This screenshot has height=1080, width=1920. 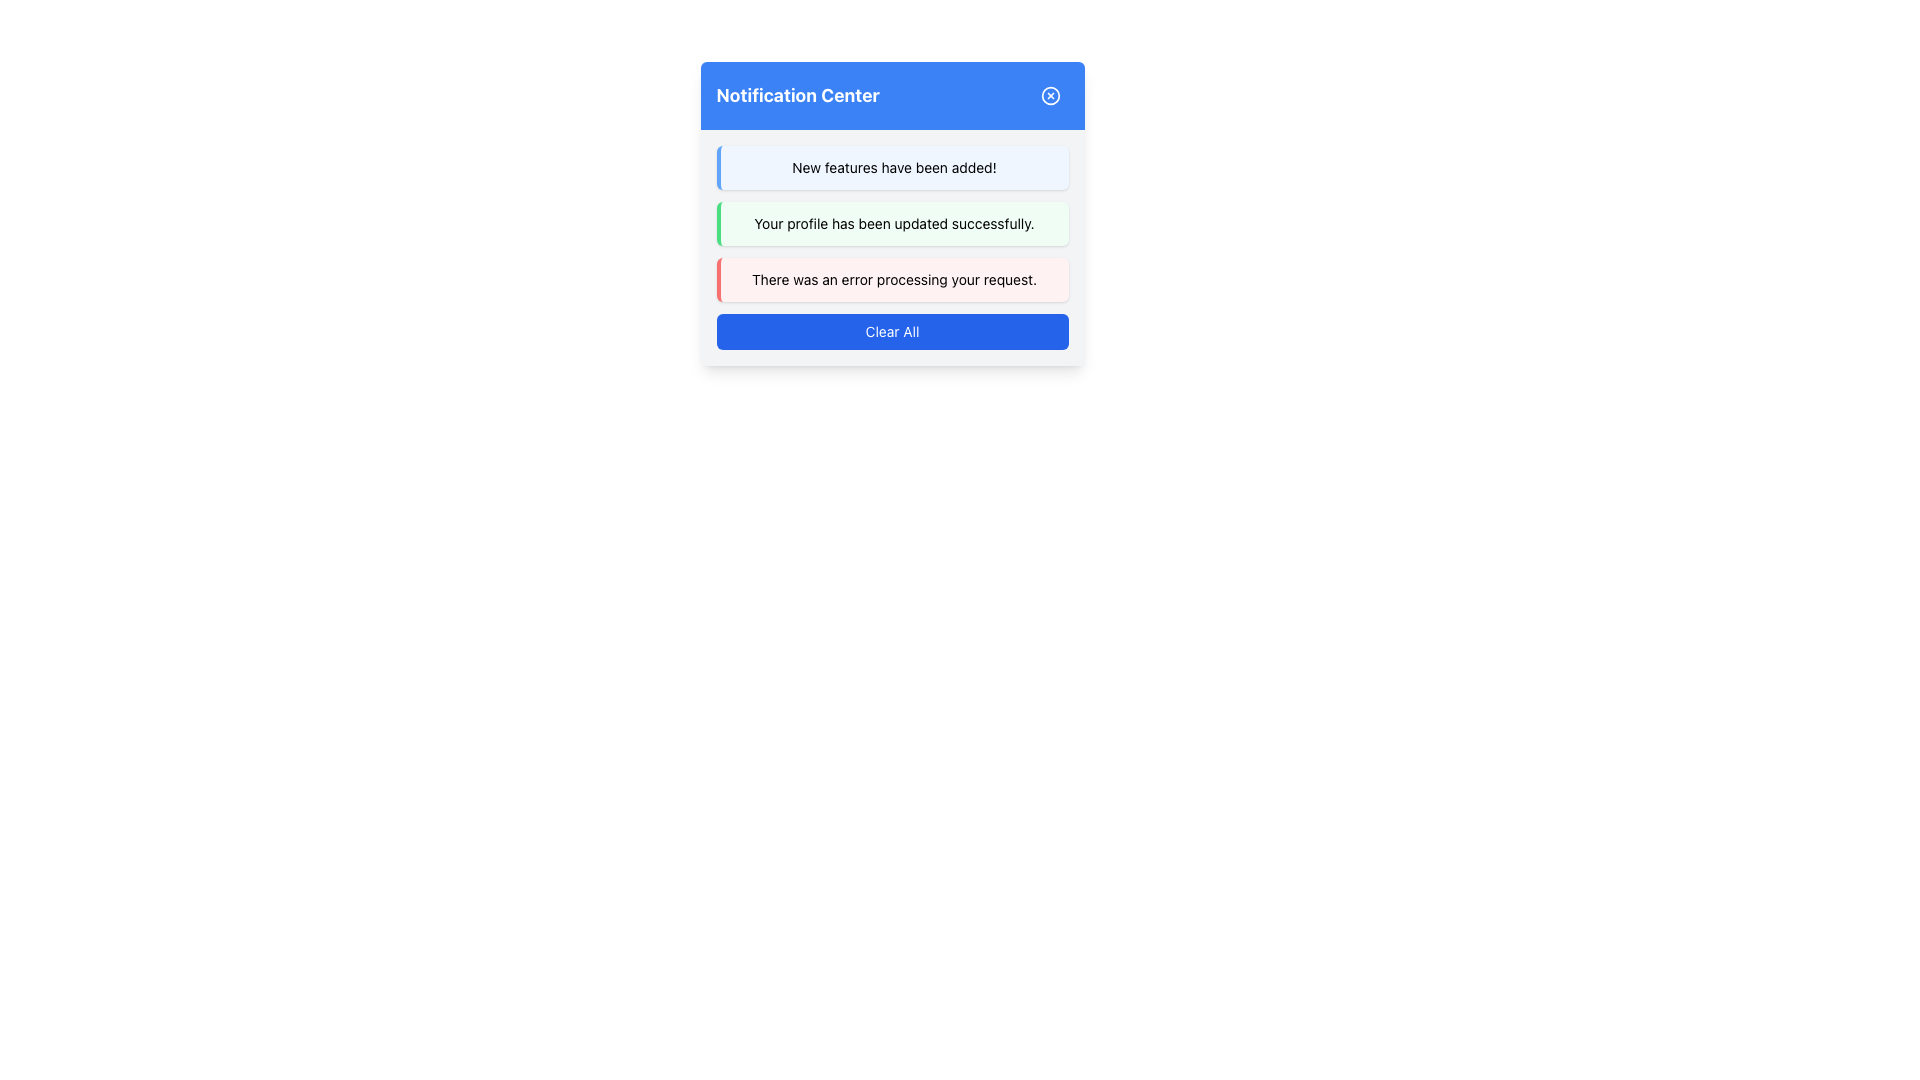 I want to click on the circular close button with an 'X' icon located in the top-right corner of the blue 'Notification Center' header bar, so click(x=1049, y=96).